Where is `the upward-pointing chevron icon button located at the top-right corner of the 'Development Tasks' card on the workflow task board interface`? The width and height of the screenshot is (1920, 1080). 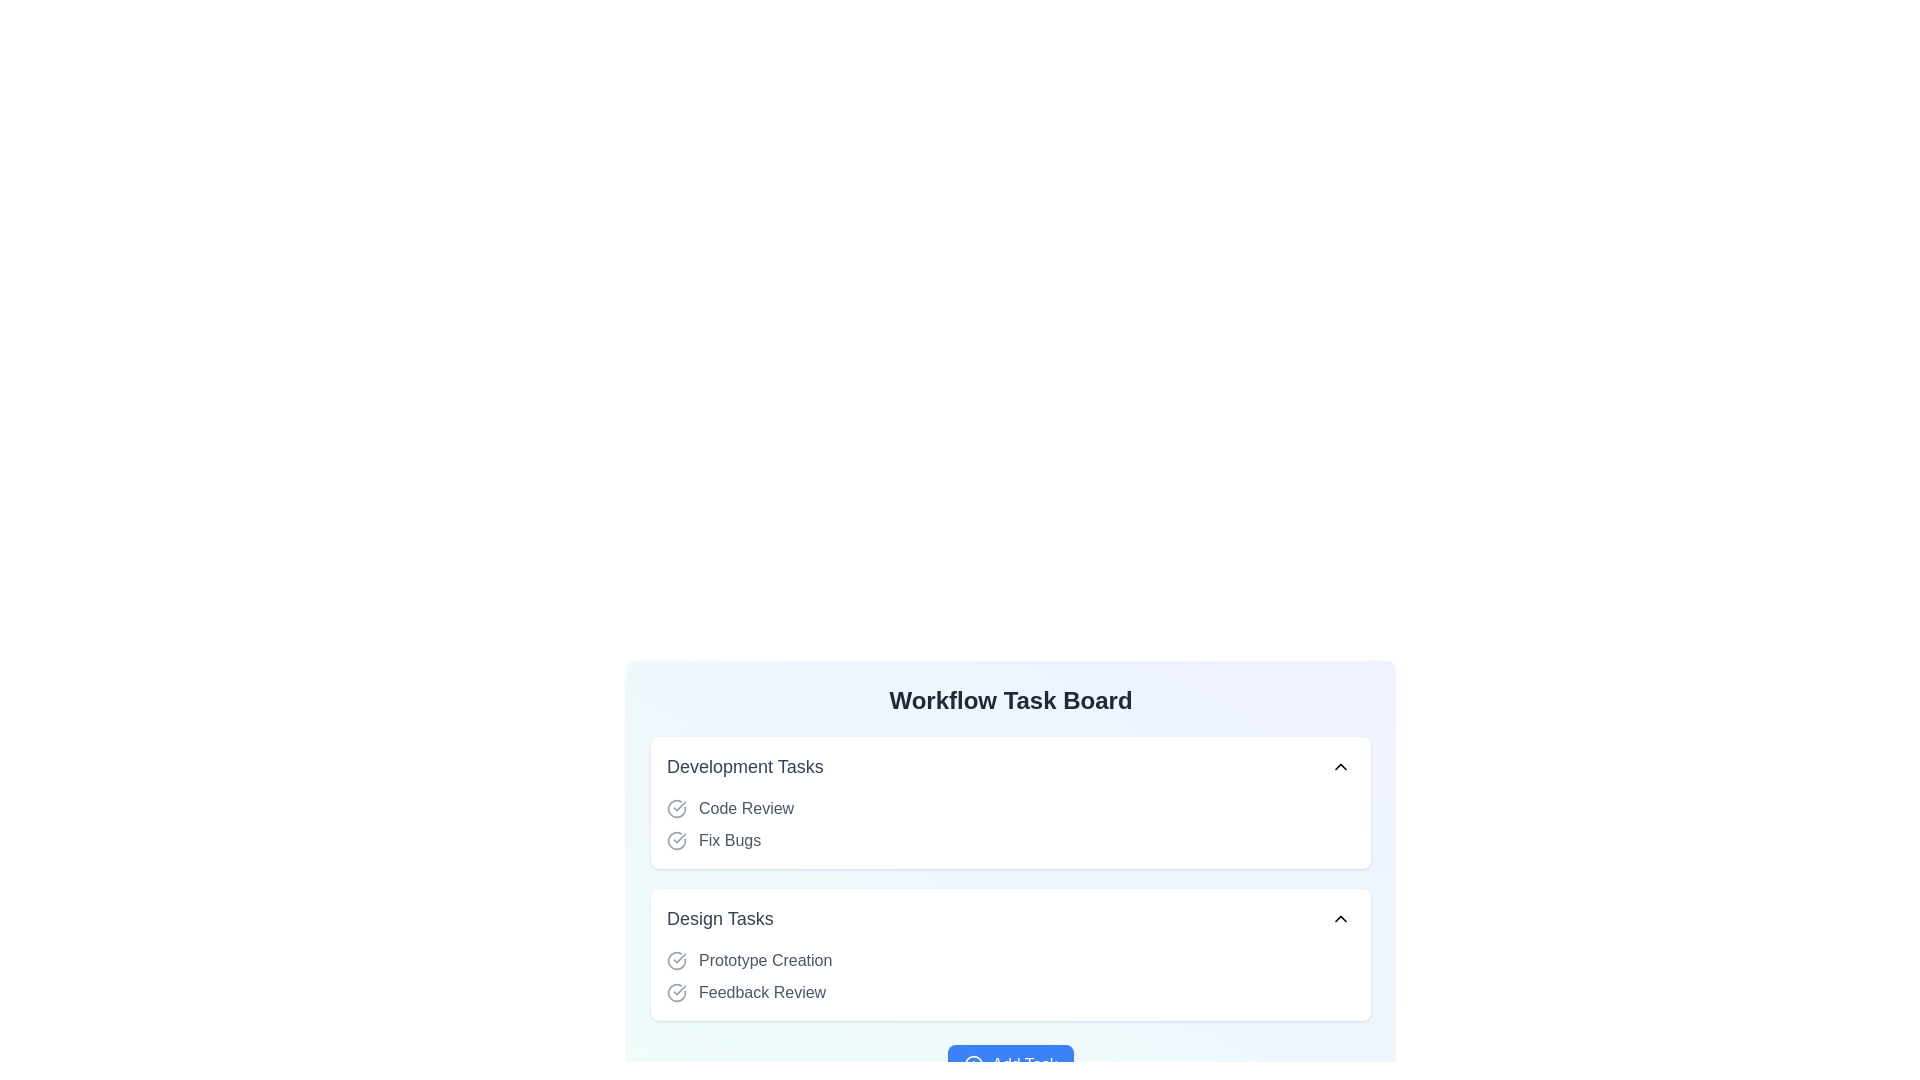 the upward-pointing chevron icon button located at the top-right corner of the 'Development Tasks' card on the workflow task board interface is located at coordinates (1340, 766).